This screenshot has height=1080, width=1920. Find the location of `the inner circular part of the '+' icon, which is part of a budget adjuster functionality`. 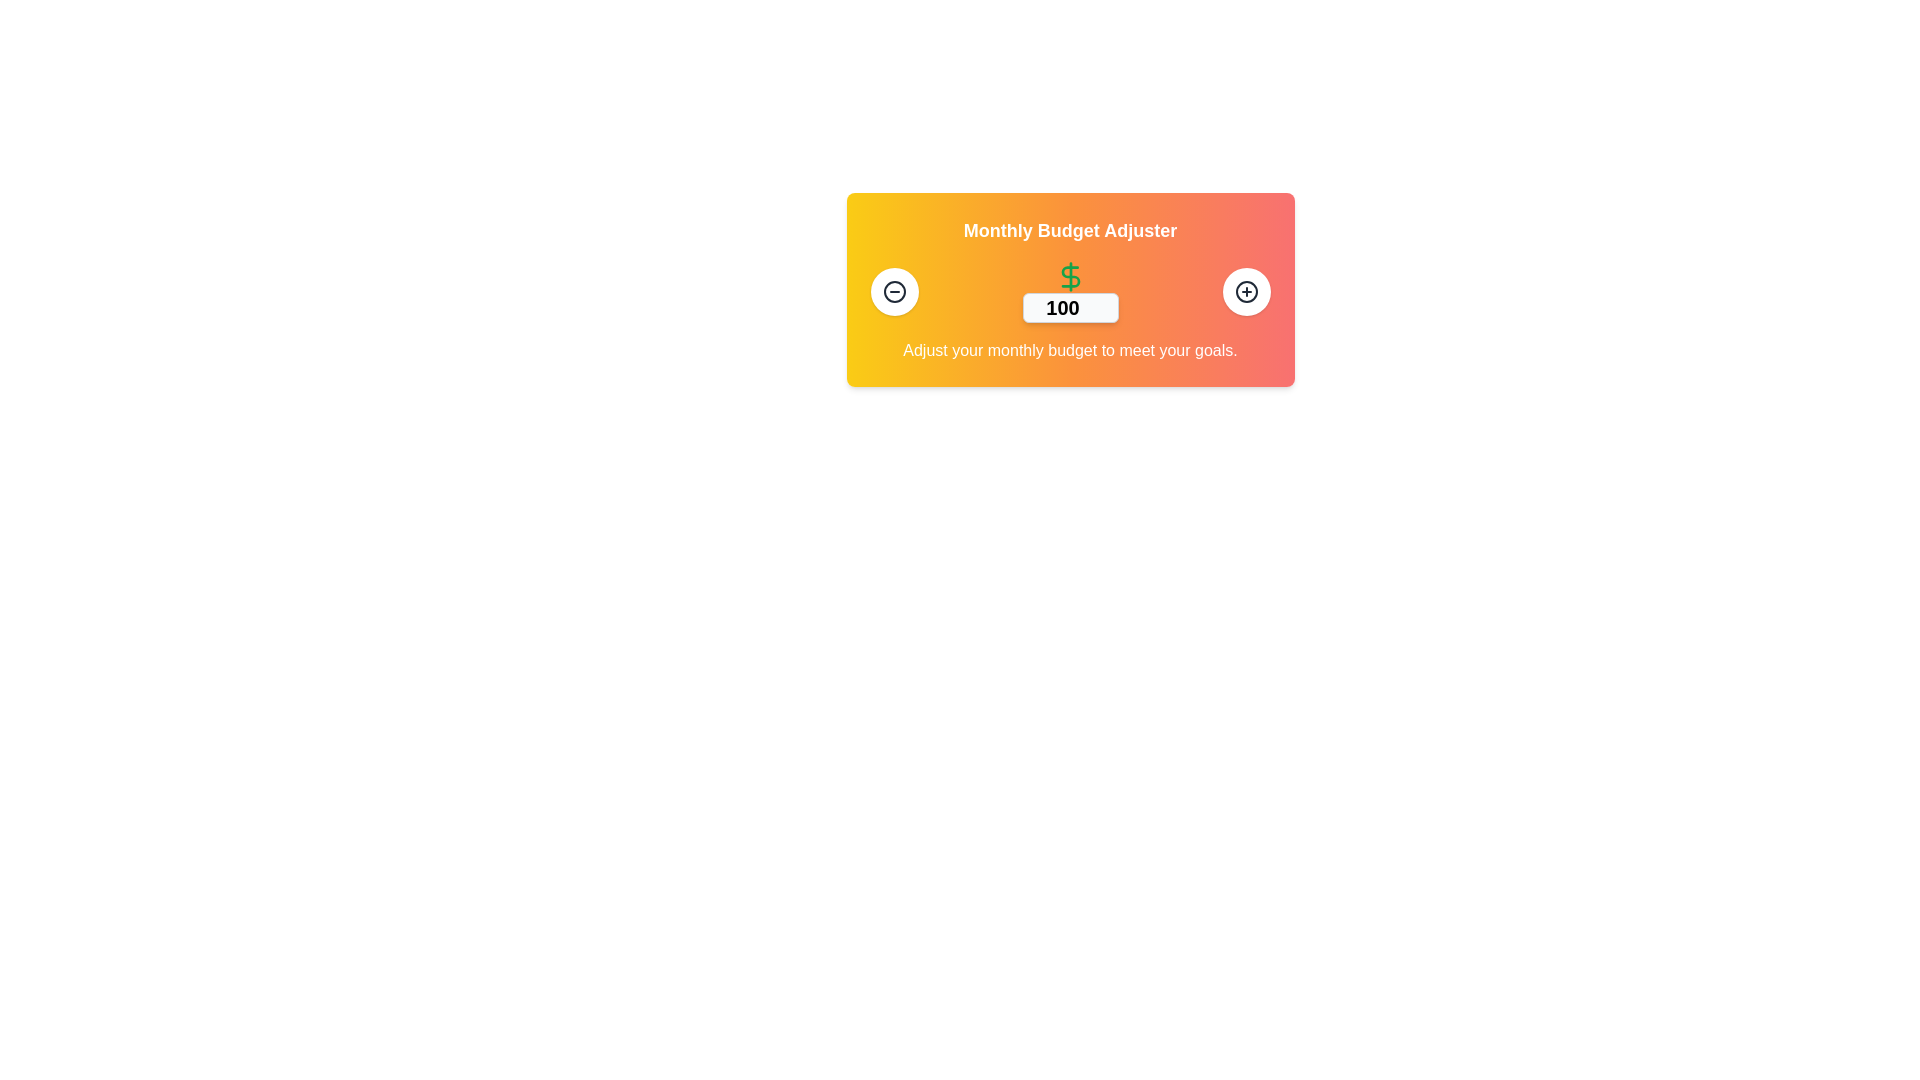

the inner circular part of the '+' icon, which is part of a budget adjuster functionality is located at coordinates (1245, 292).